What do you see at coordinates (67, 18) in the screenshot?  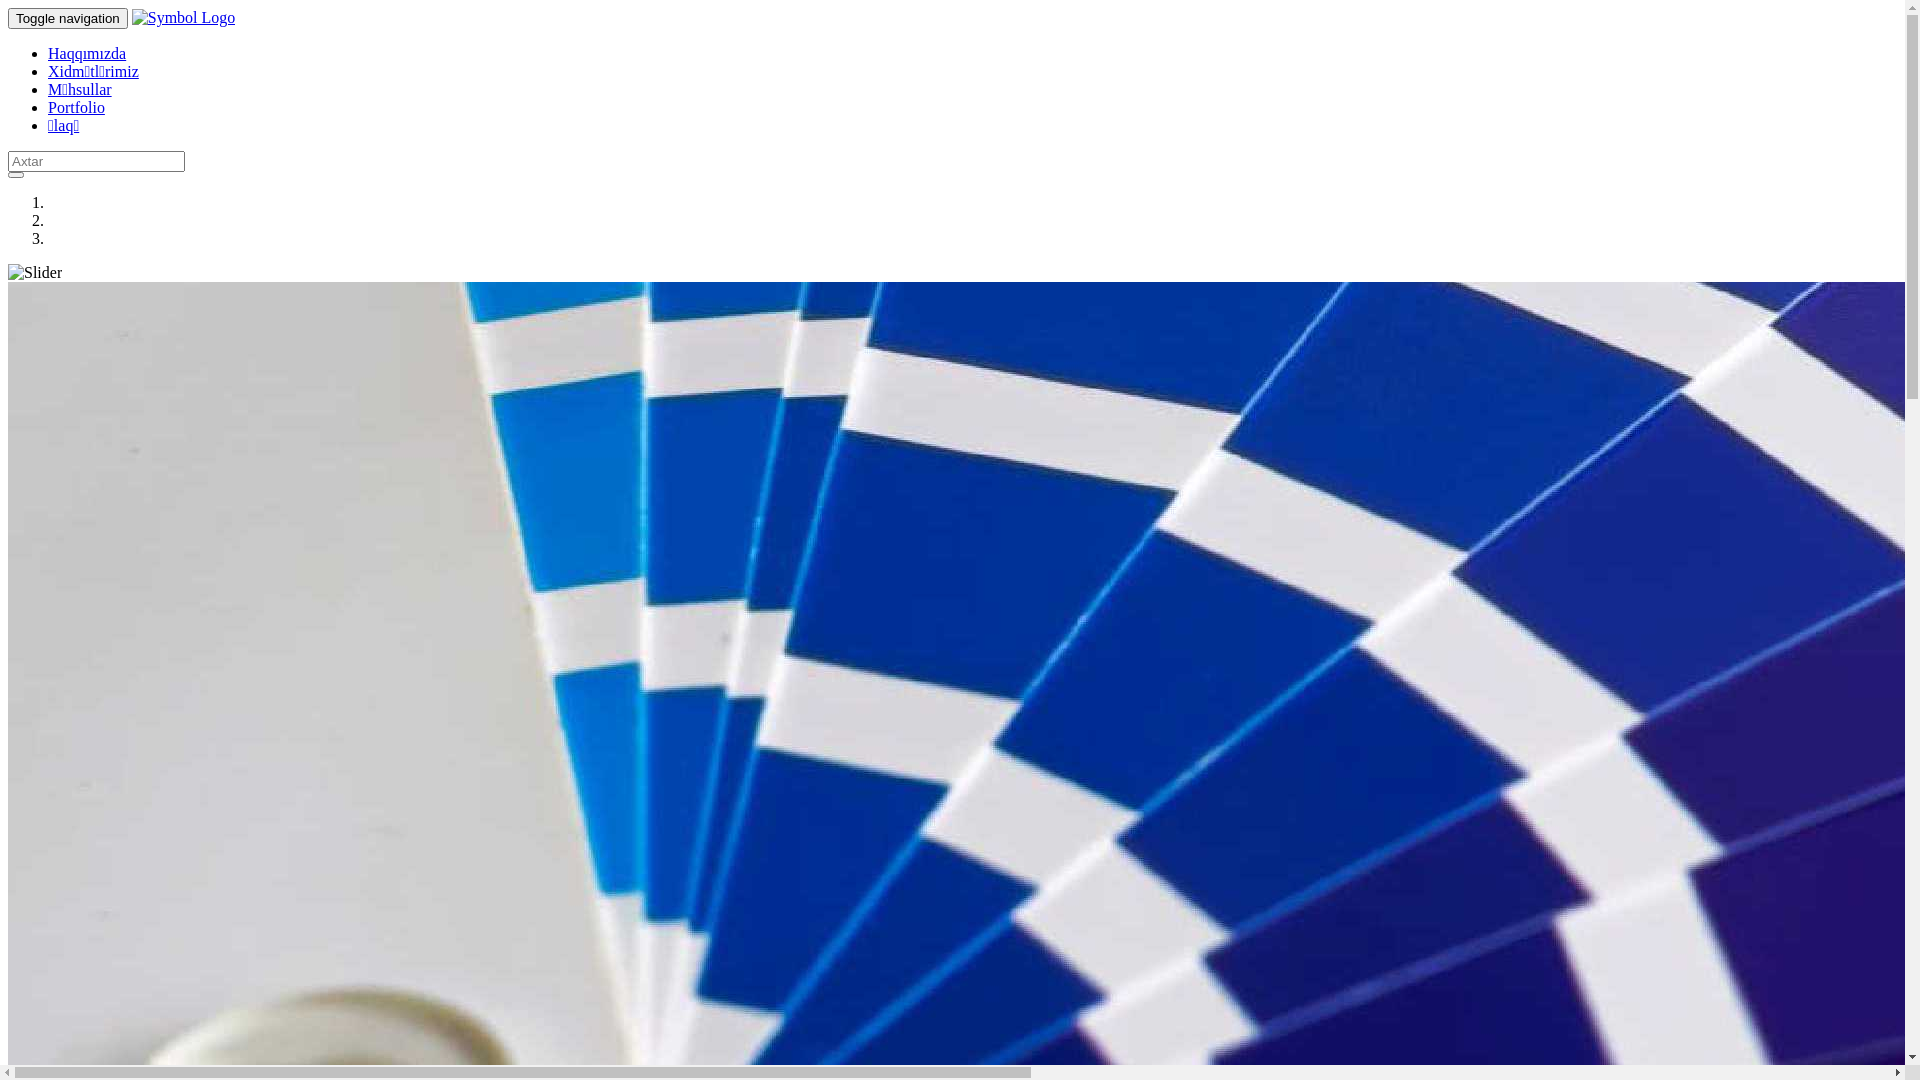 I see `'Toggle navigation'` at bounding box center [67, 18].